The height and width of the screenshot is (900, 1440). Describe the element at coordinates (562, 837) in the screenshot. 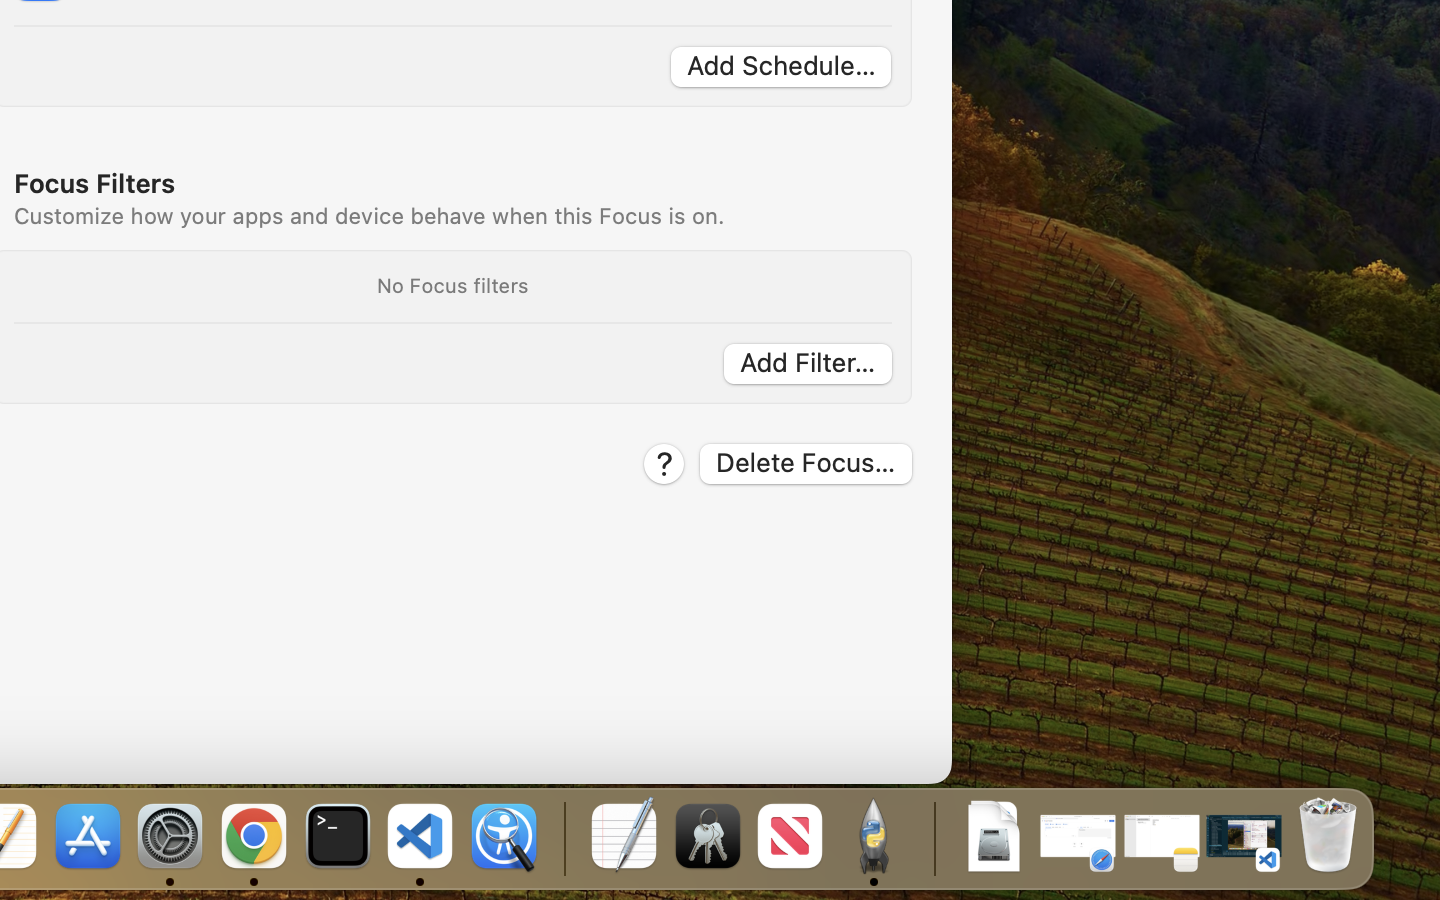

I see `'0.4285714328289032'` at that location.